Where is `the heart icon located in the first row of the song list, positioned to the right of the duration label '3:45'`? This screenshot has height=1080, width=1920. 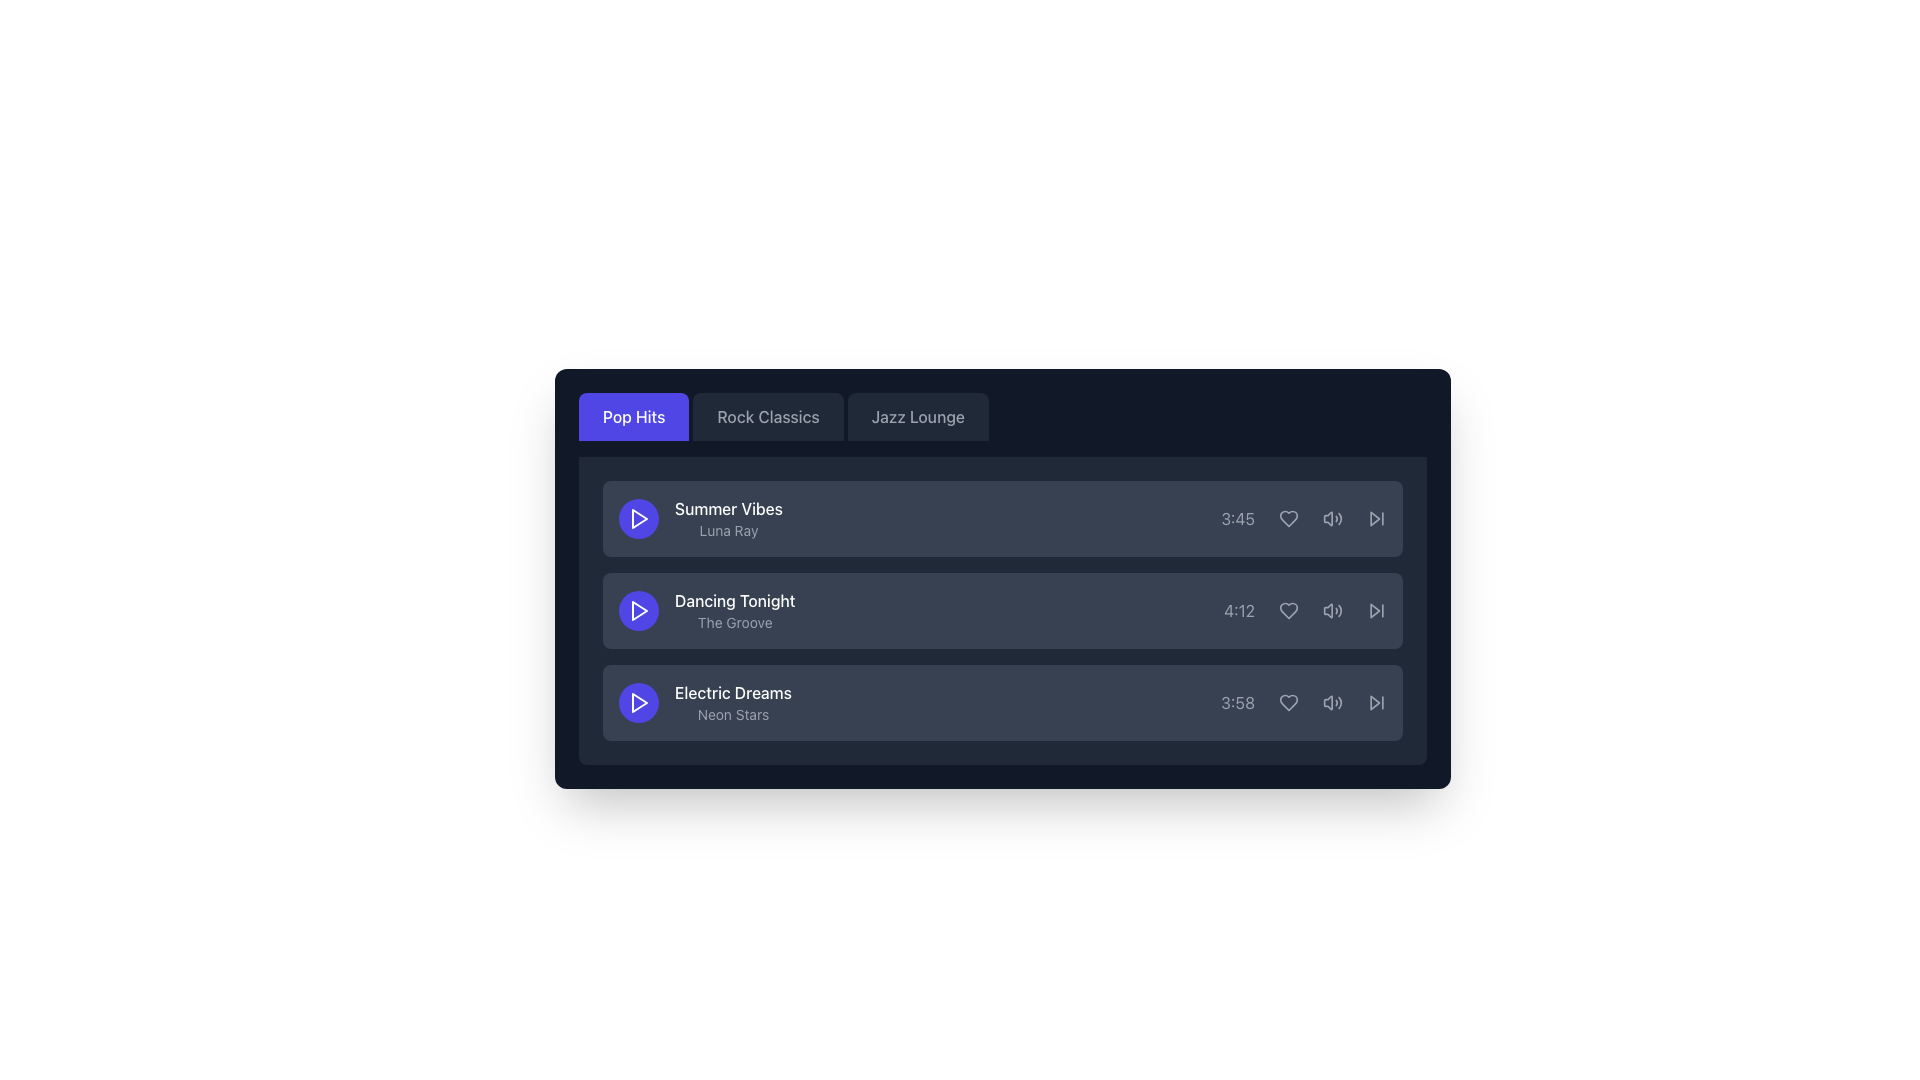 the heart icon located in the first row of the song list, positioned to the right of the duration label '3:45' is located at coordinates (1289, 518).